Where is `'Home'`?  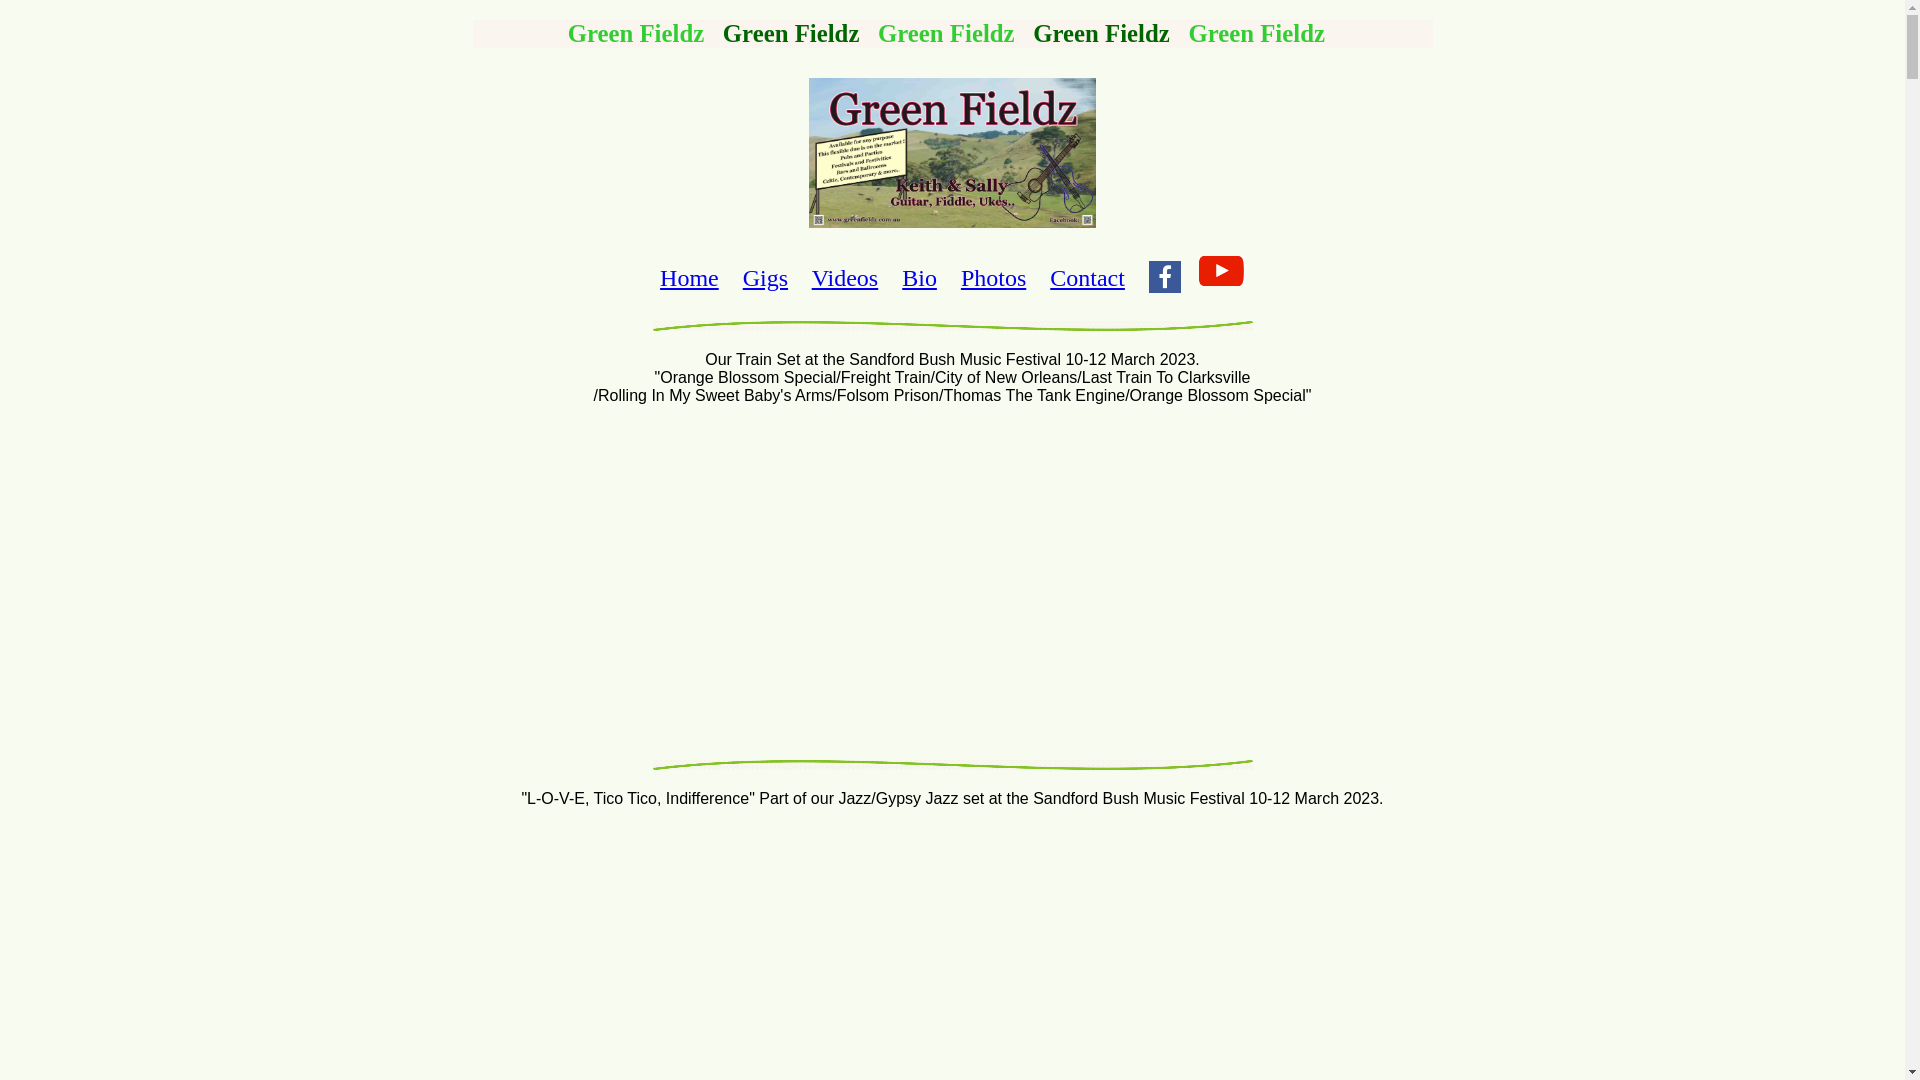 'Home' is located at coordinates (660, 277).